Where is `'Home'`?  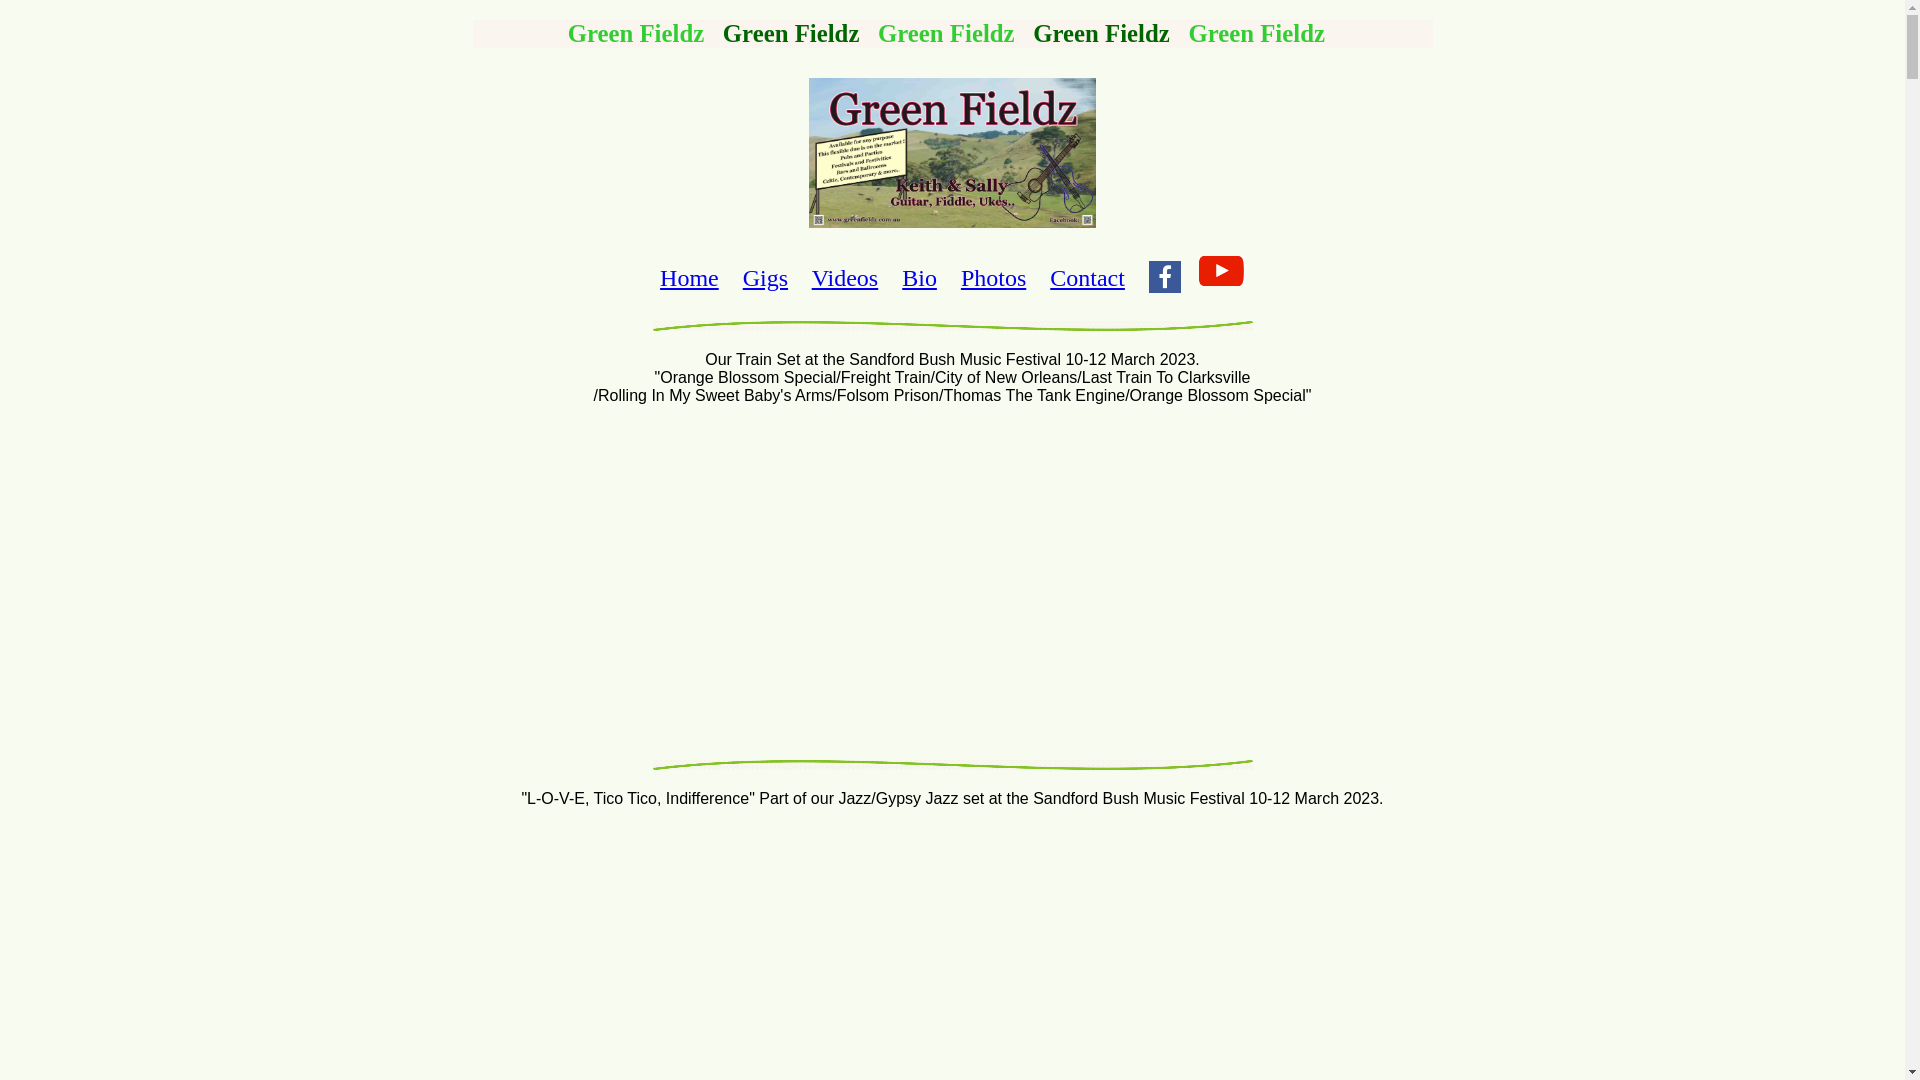 'Home' is located at coordinates (660, 277).